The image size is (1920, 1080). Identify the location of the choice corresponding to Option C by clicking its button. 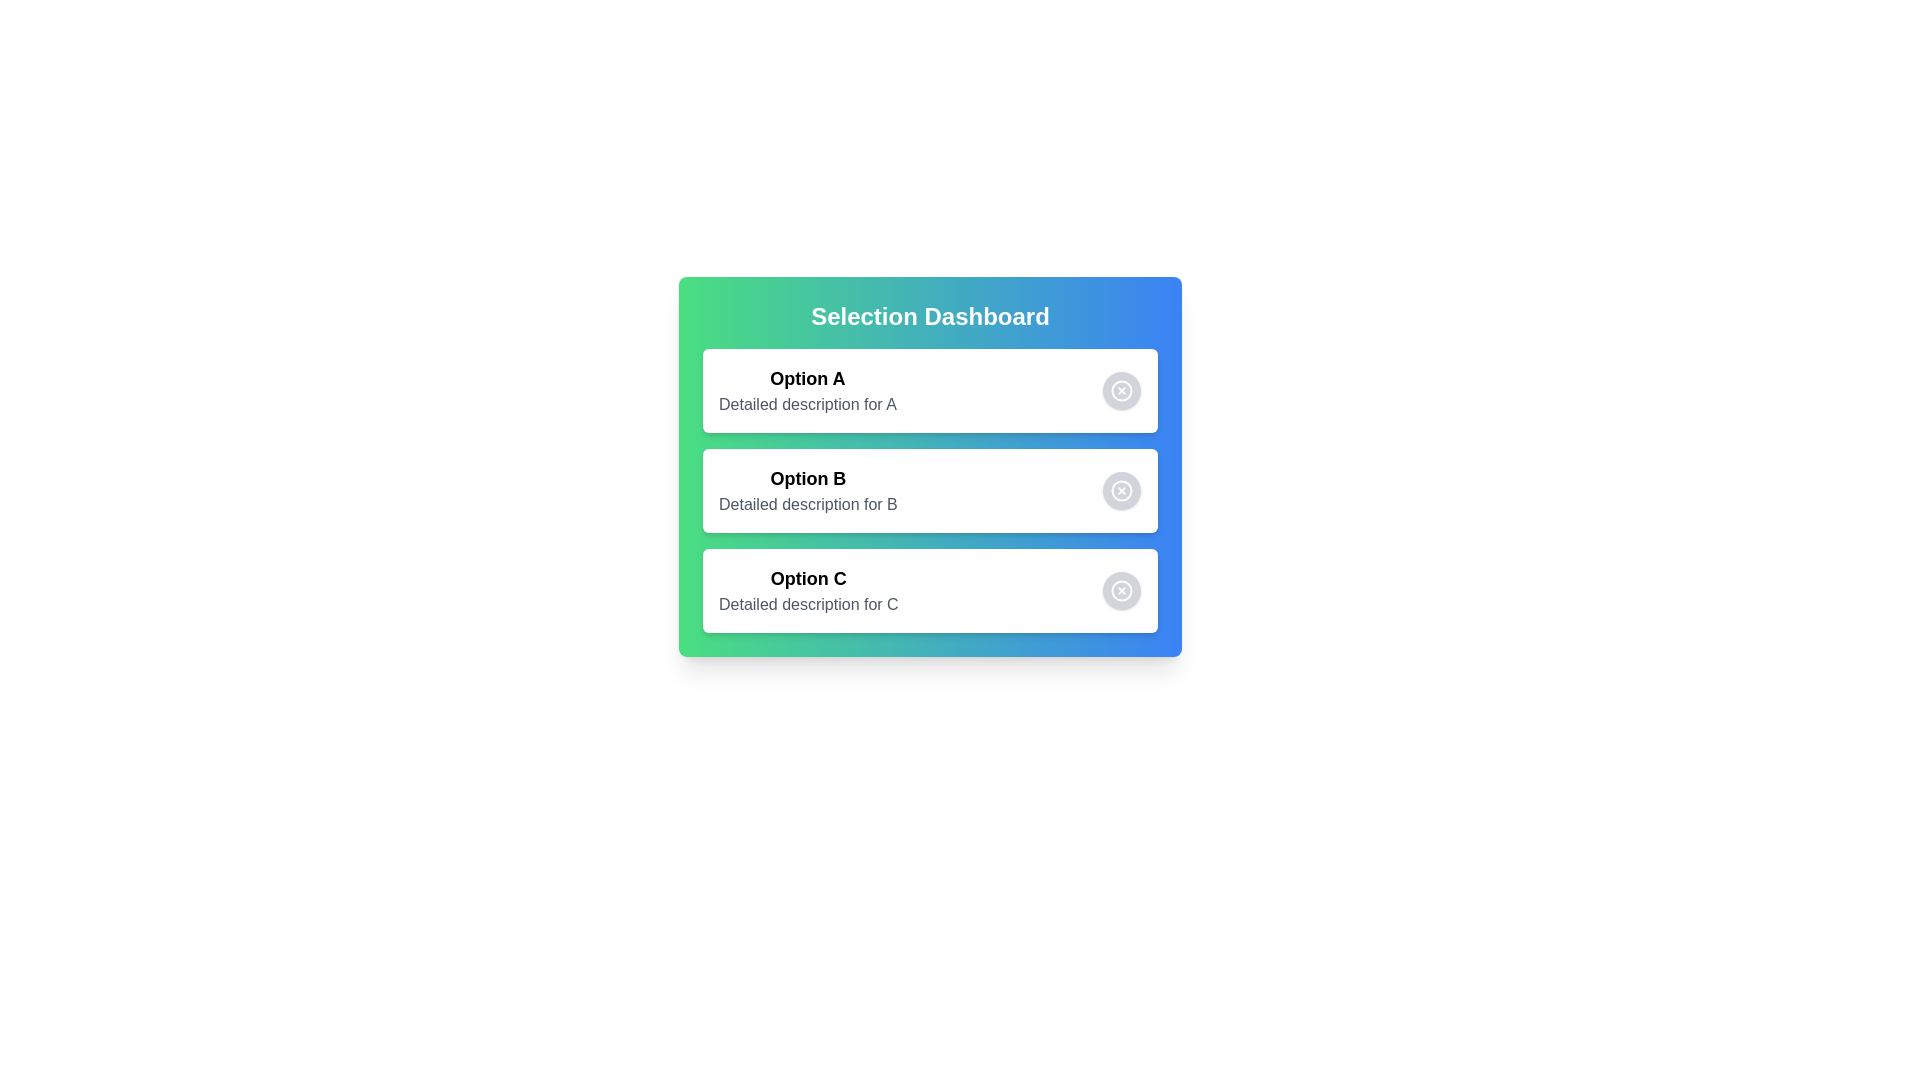
(1122, 589).